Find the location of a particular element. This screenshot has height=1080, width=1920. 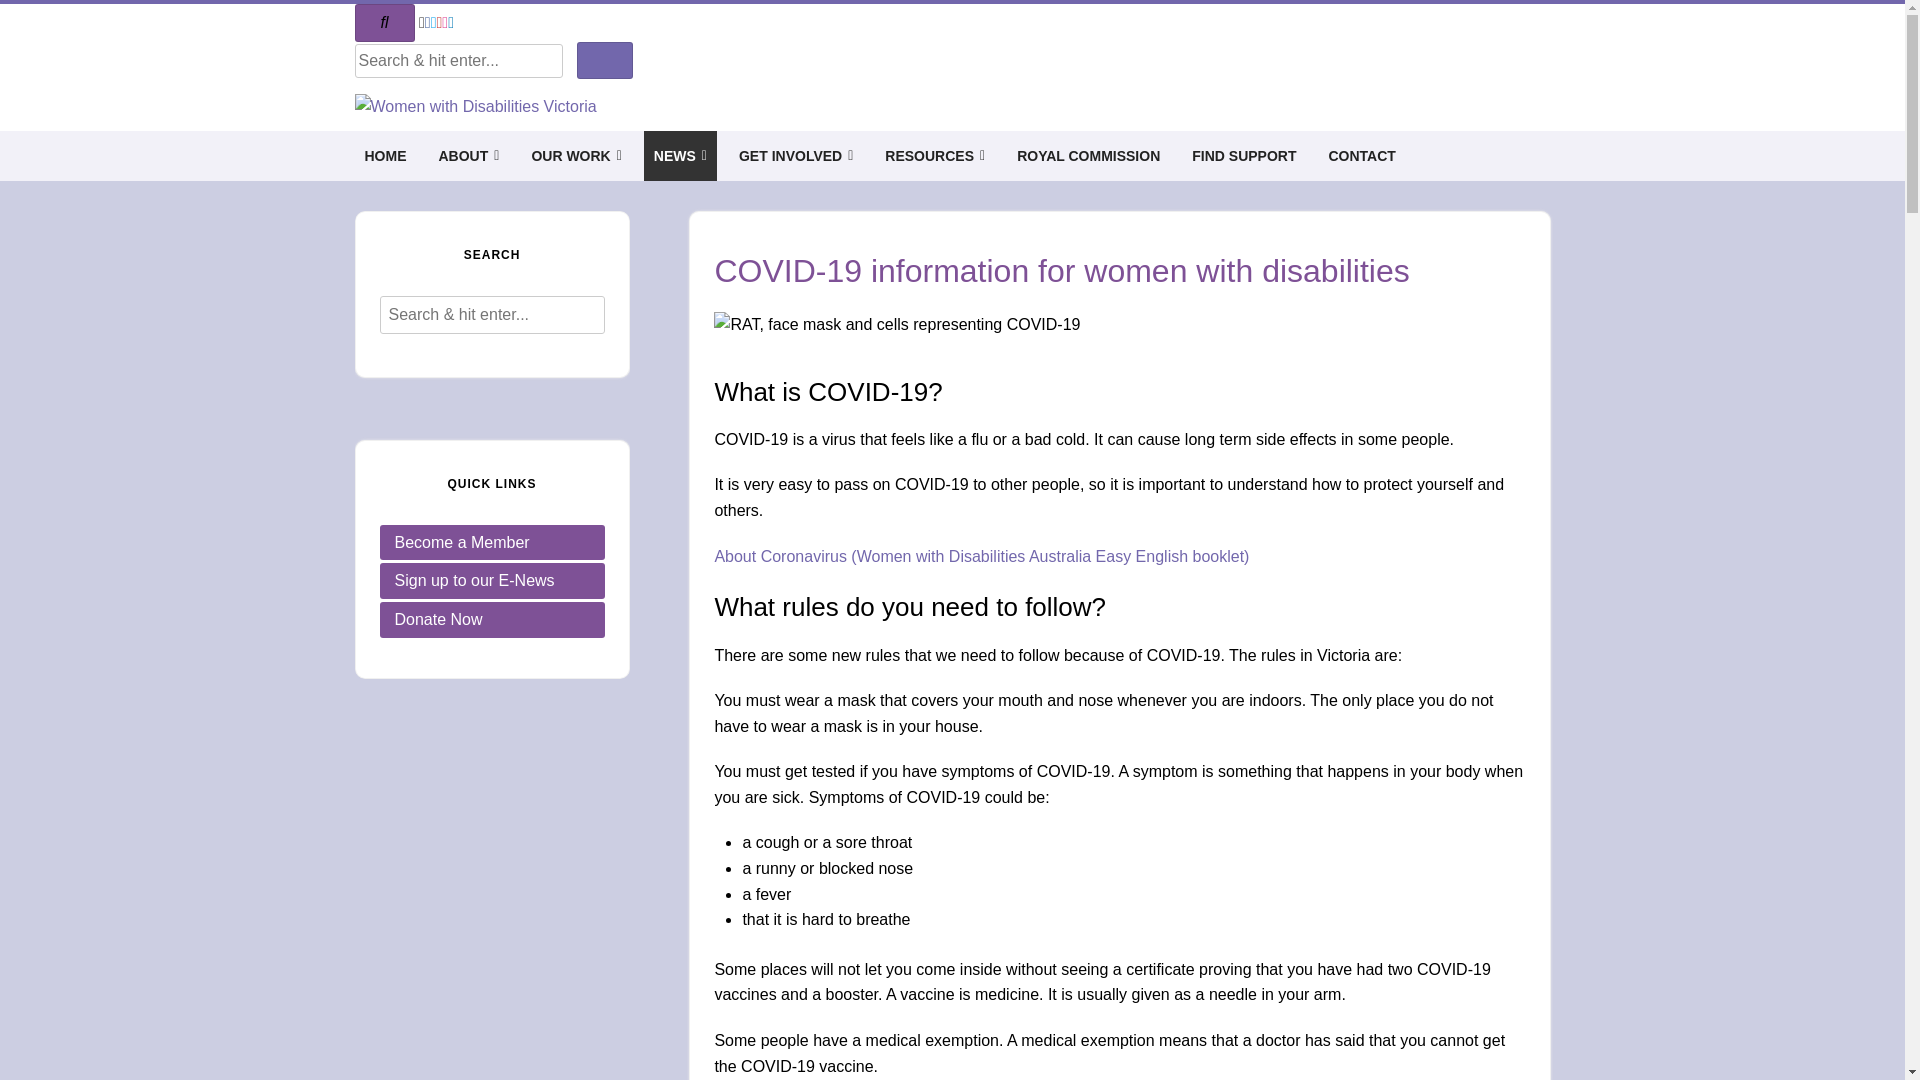

'HOME' is located at coordinates (384, 154).